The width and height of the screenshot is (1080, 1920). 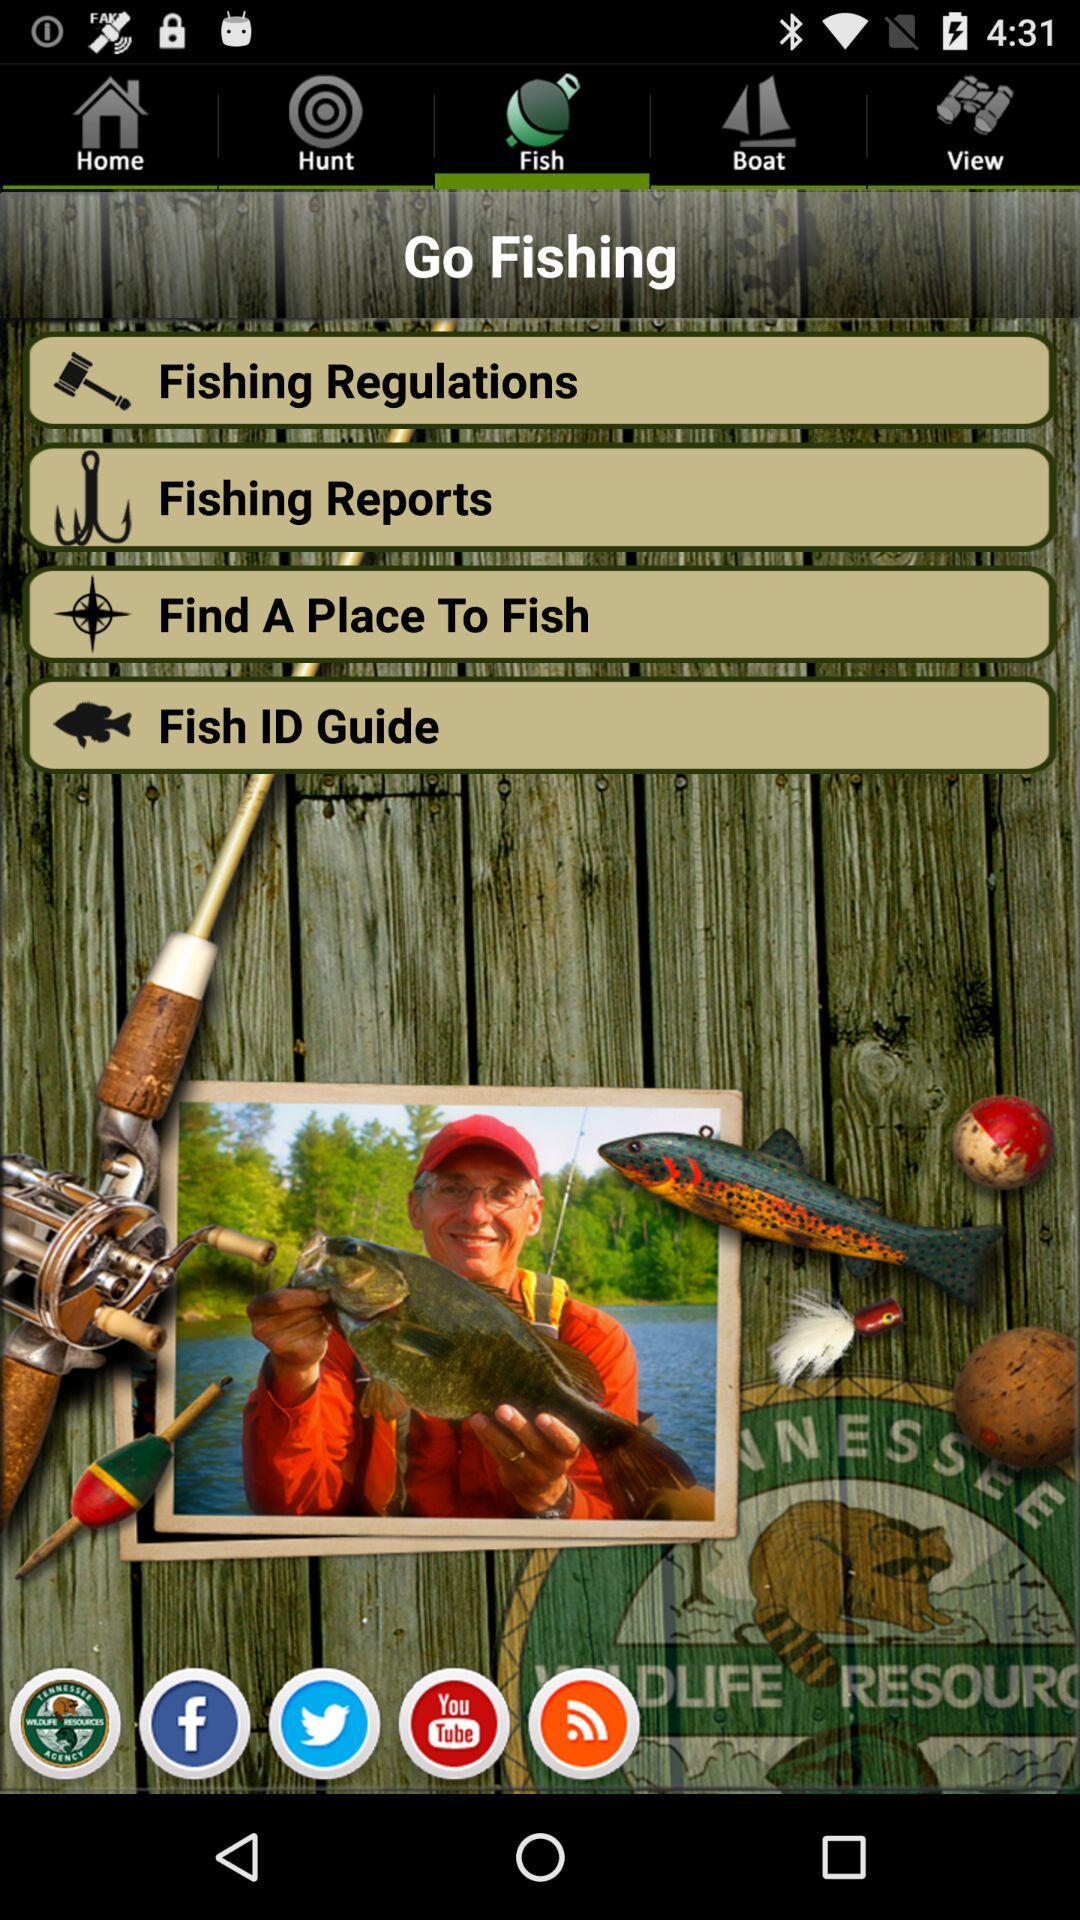 What do you see at coordinates (583, 1728) in the screenshot?
I see `wifi` at bounding box center [583, 1728].